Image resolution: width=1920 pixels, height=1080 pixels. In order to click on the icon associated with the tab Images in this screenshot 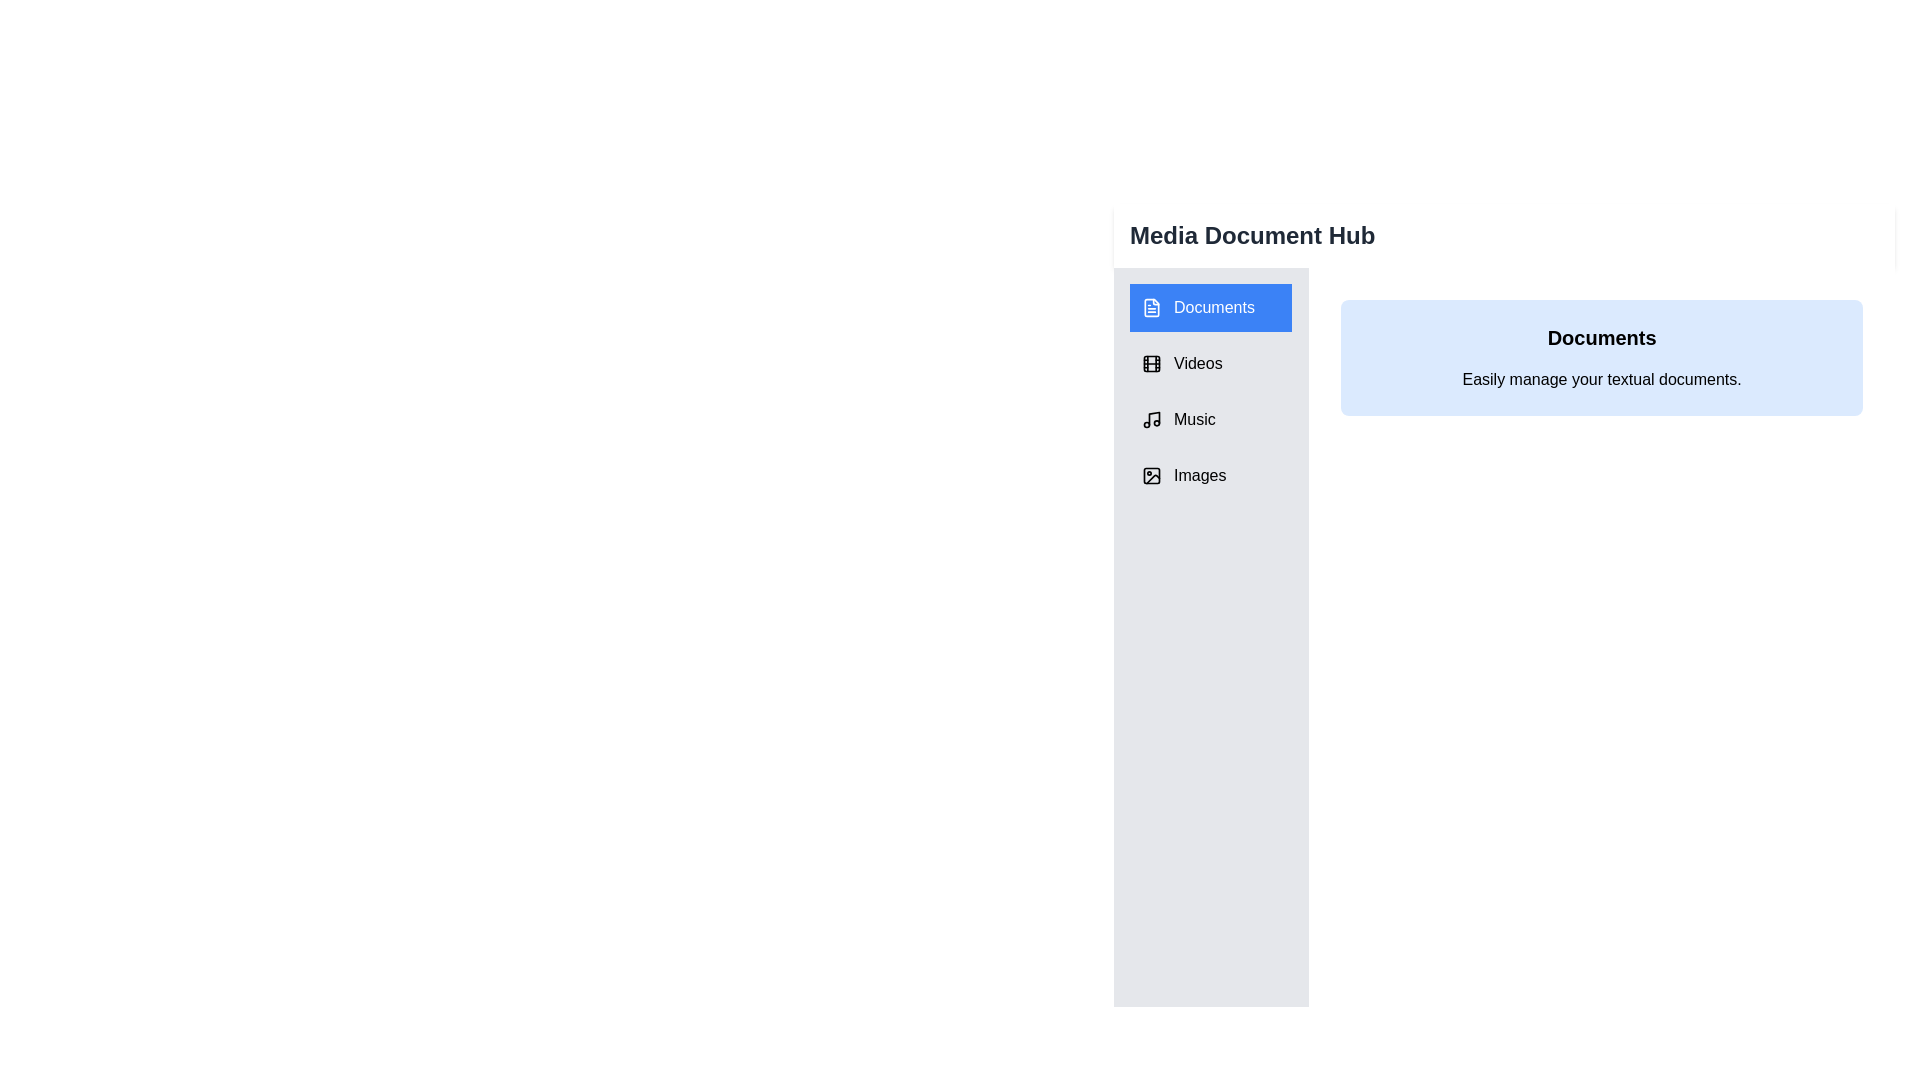, I will do `click(1152, 475)`.